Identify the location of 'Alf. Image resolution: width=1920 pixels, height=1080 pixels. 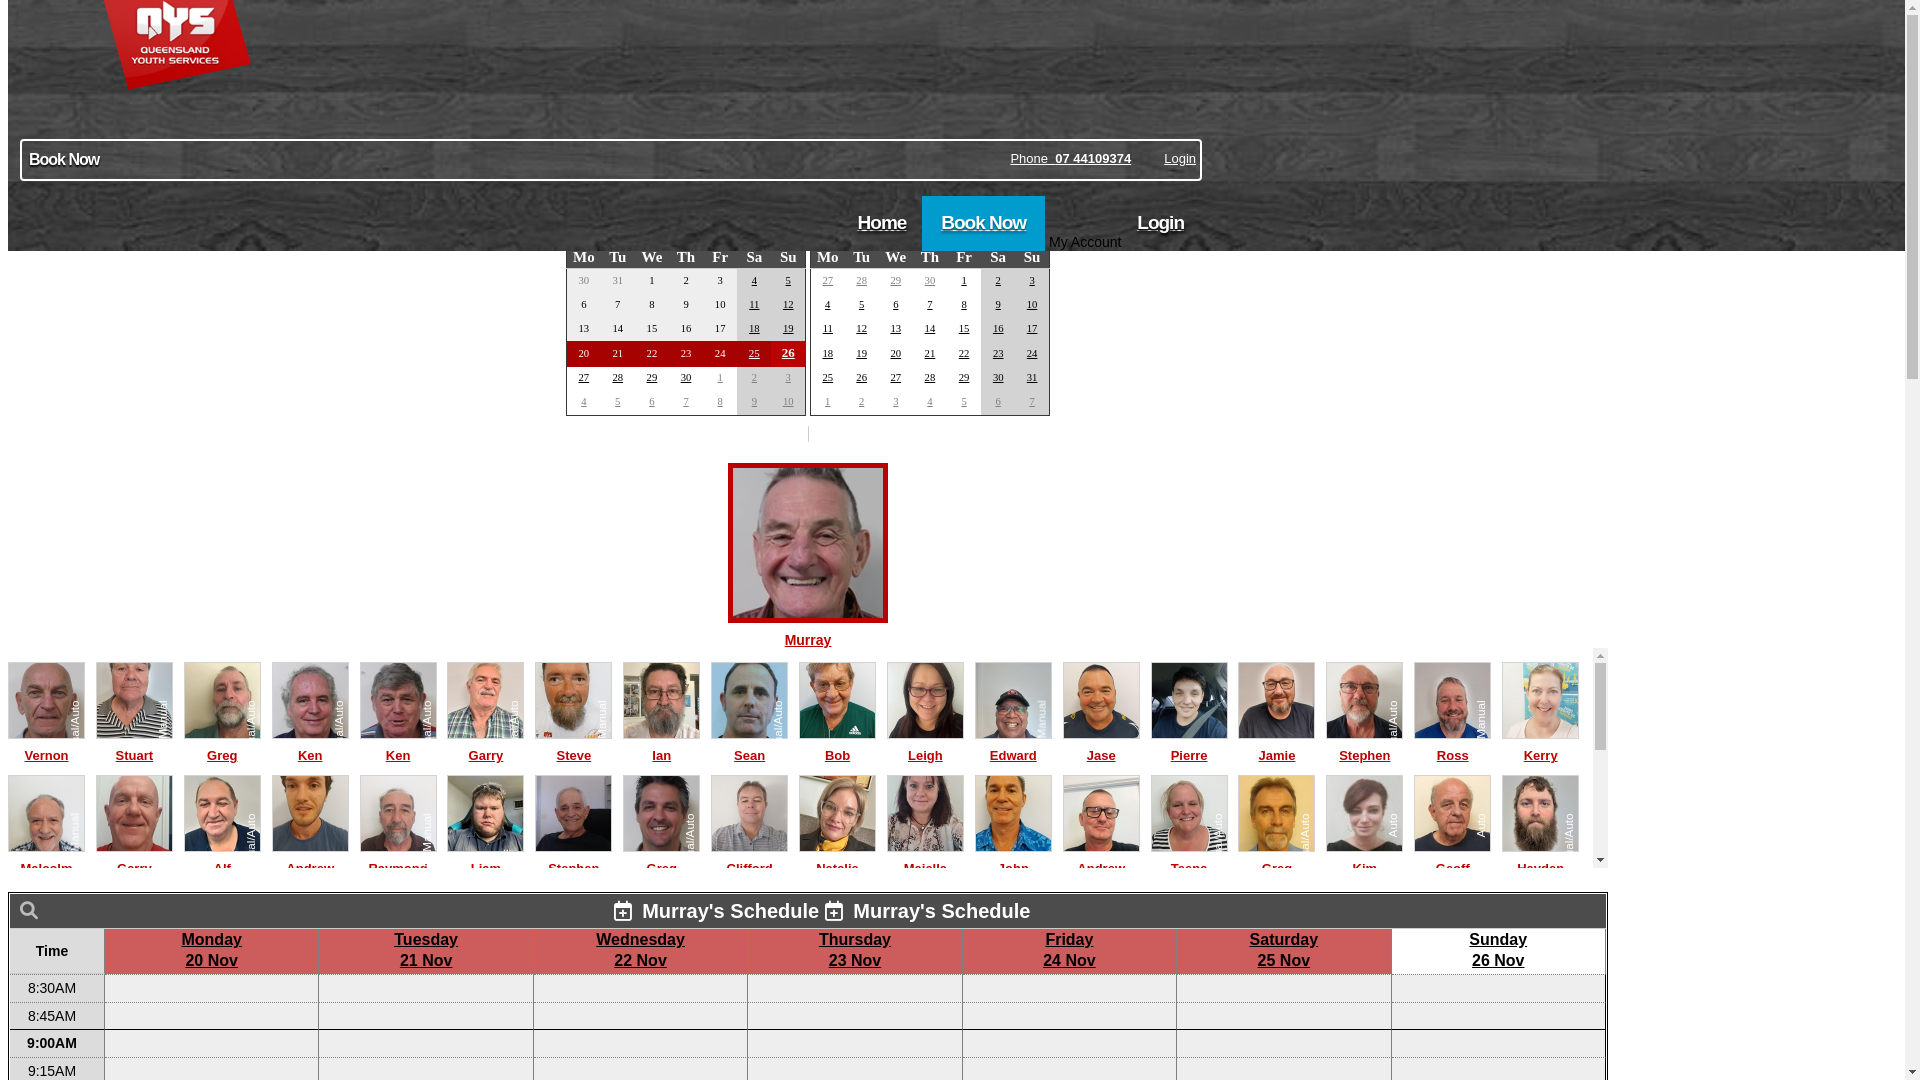
(222, 857).